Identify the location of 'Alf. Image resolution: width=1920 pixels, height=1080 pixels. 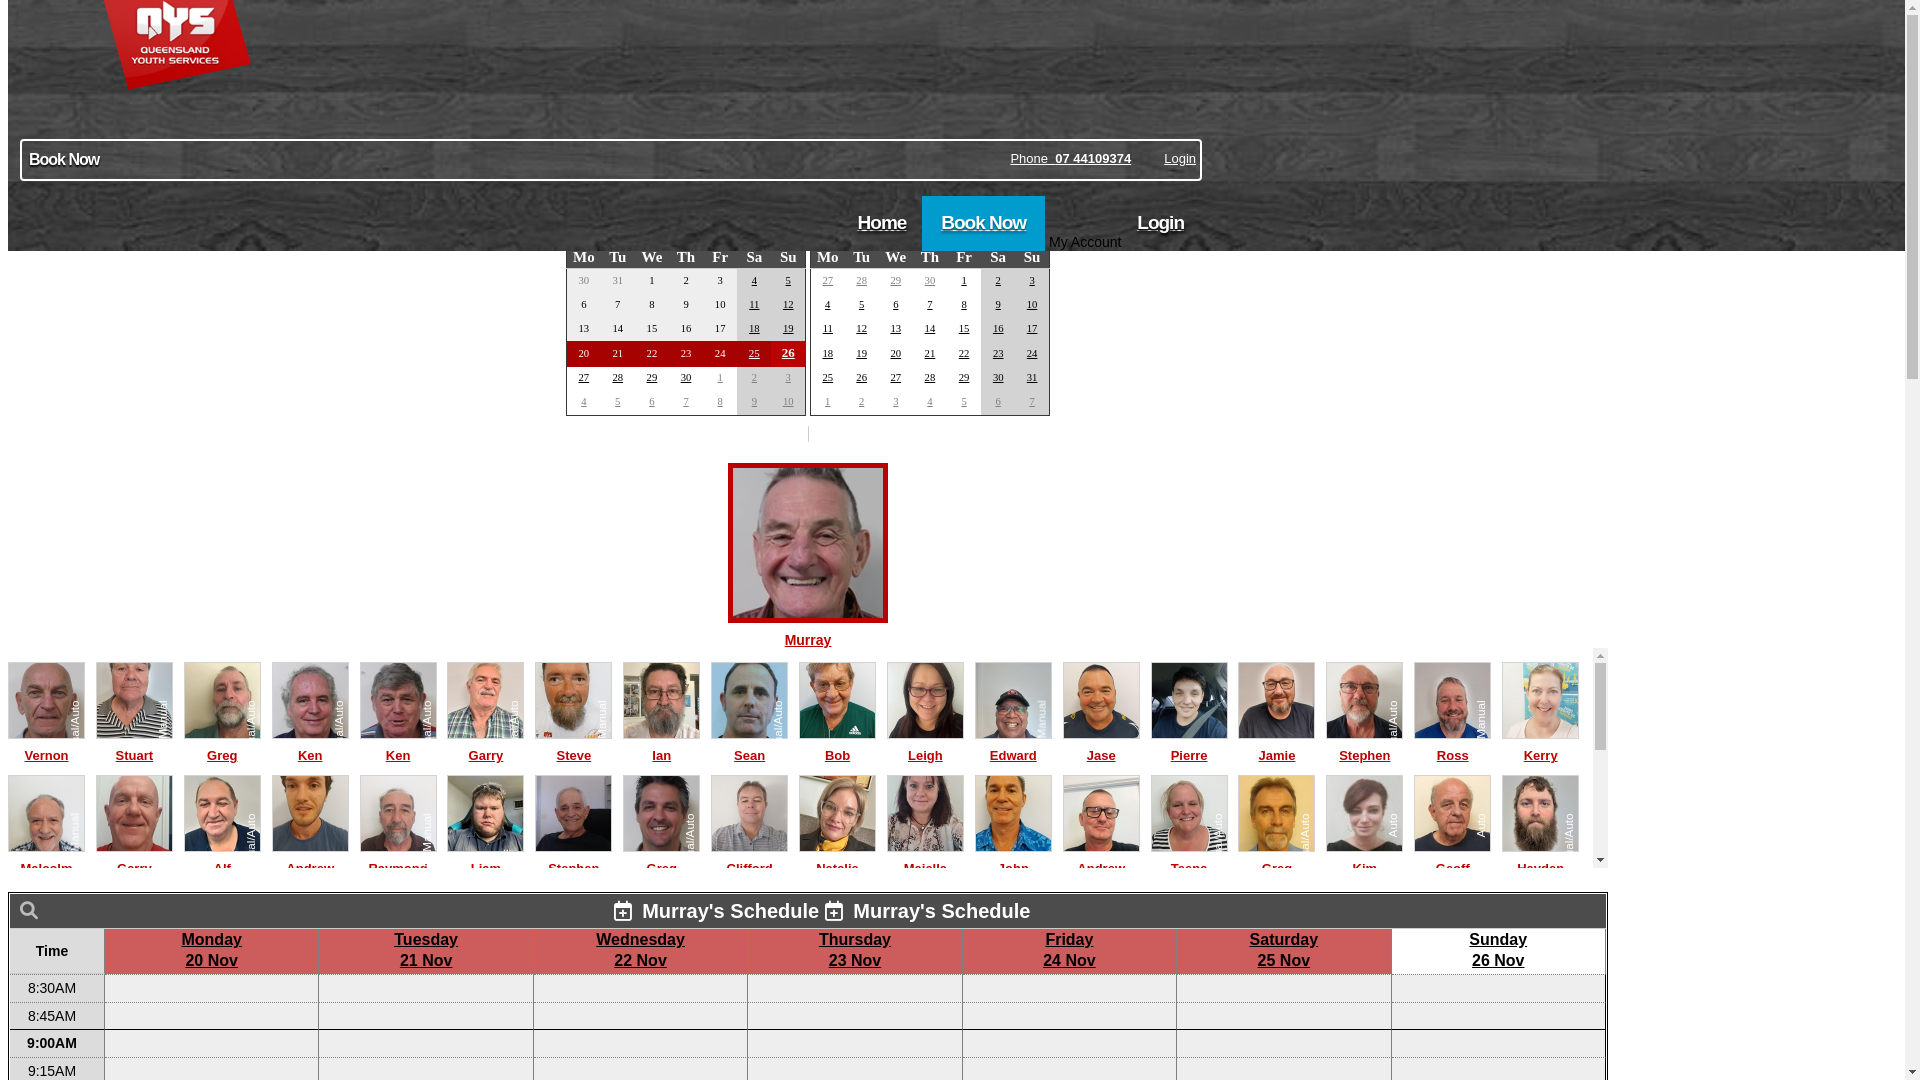
(222, 857).